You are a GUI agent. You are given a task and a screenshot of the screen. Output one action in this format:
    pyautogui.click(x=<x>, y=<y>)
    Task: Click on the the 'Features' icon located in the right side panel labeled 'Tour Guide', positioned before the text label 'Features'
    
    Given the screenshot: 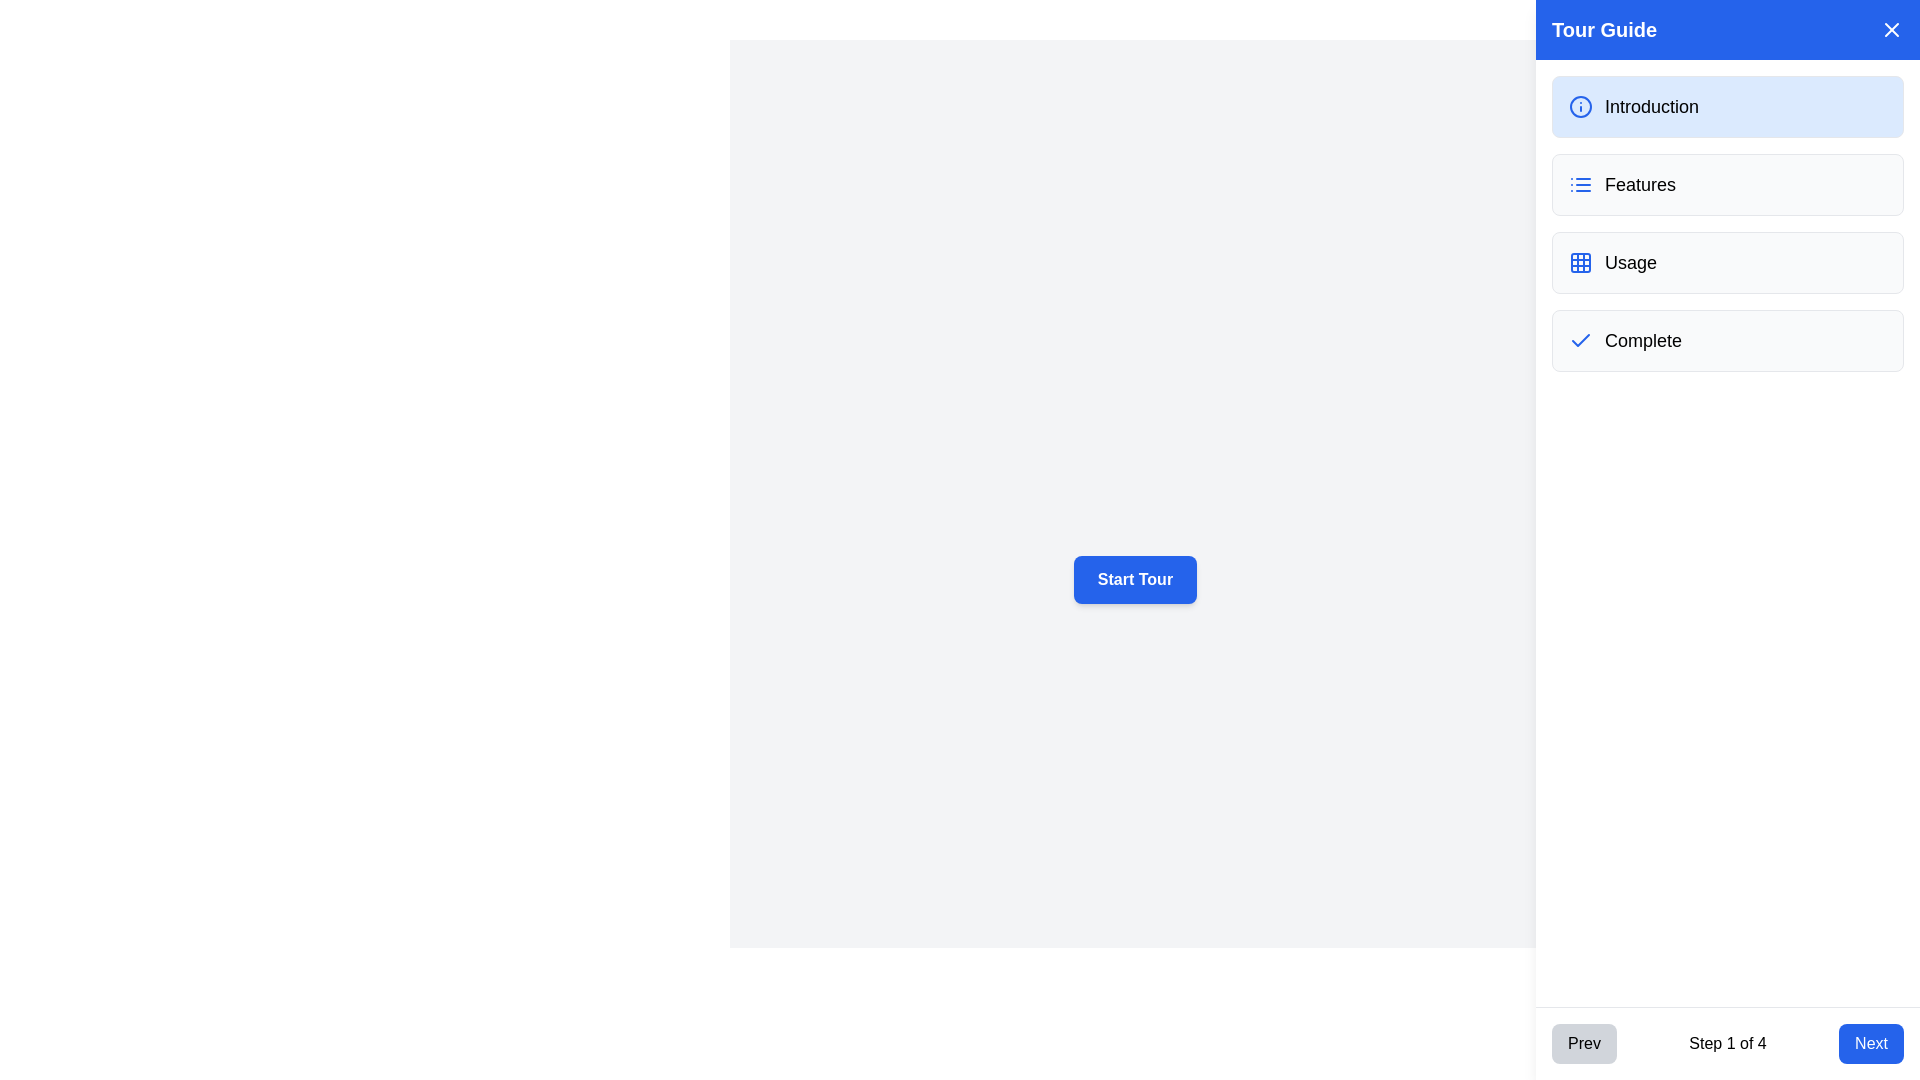 What is the action you would take?
    pyautogui.click(x=1579, y=185)
    